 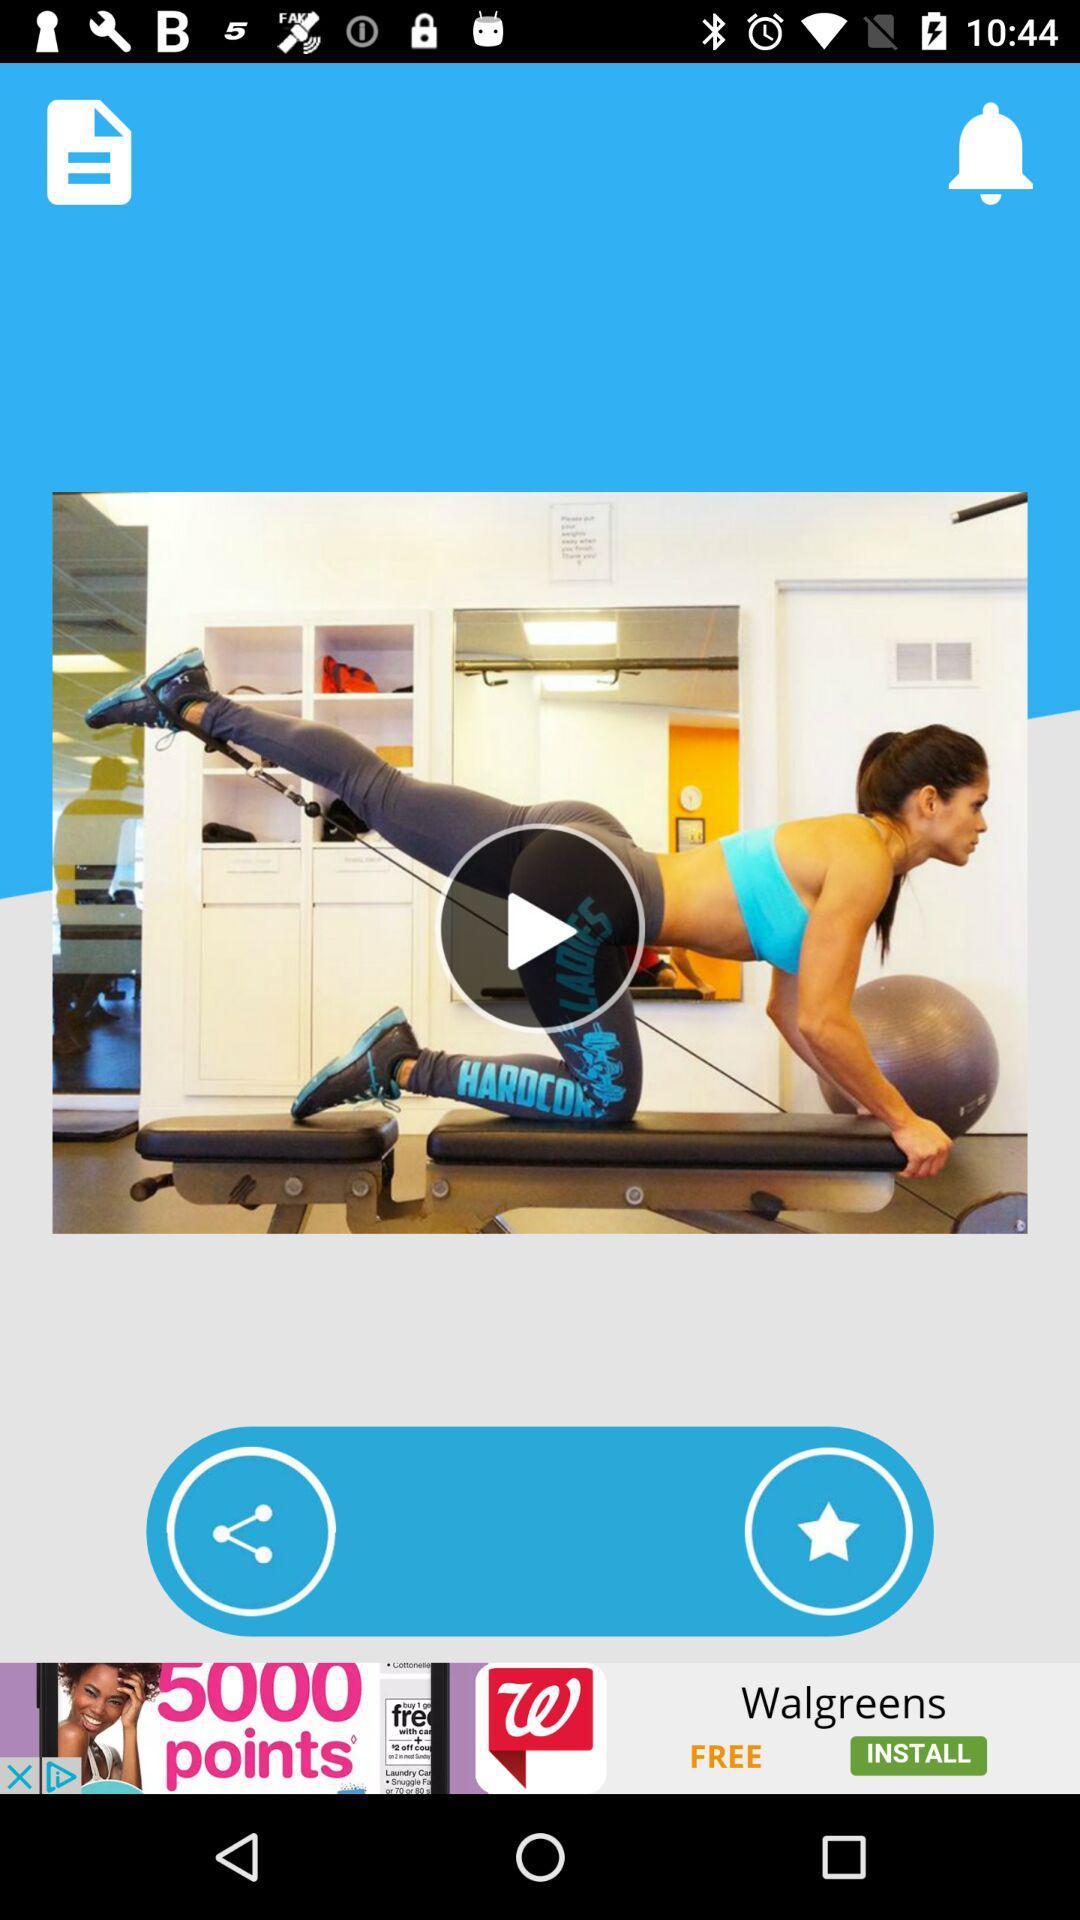 What do you see at coordinates (540, 927) in the screenshot?
I see `video` at bounding box center [540, 927].